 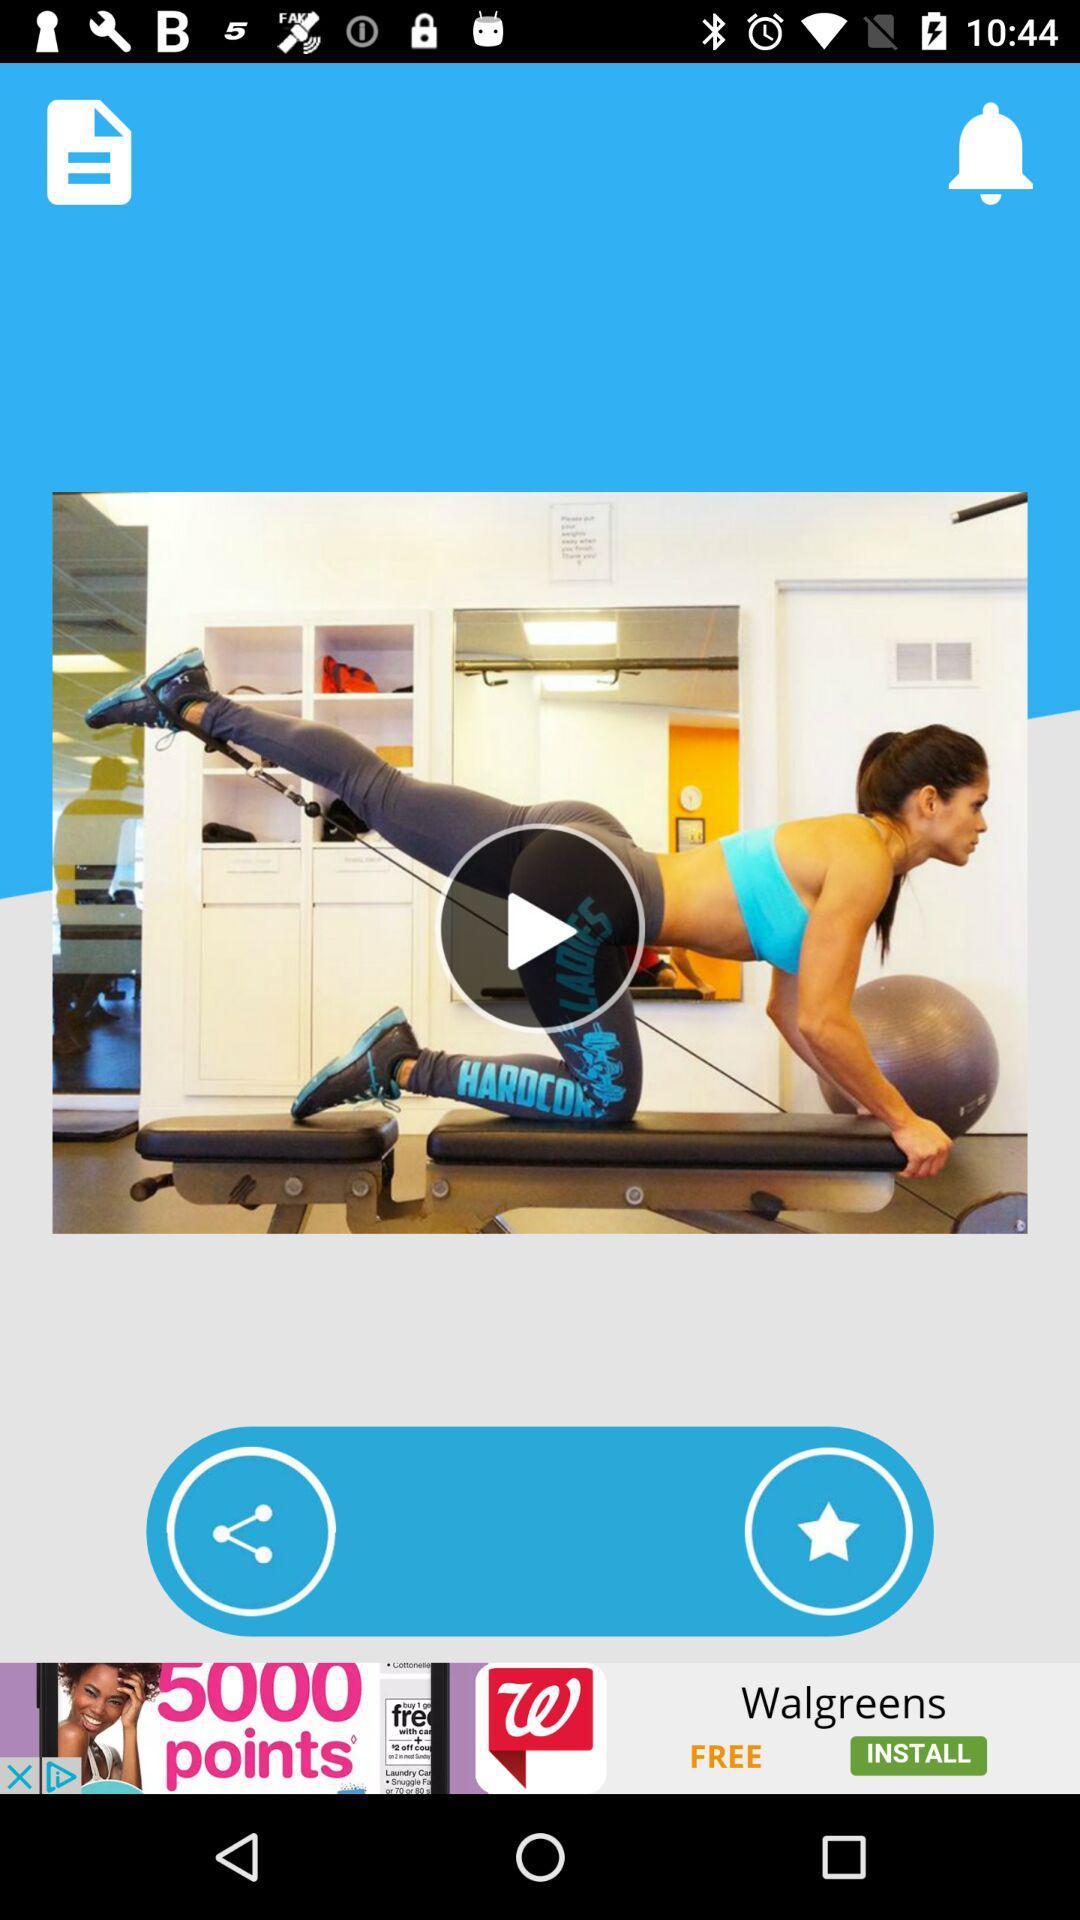 What do you see at coordinates (540, 927) in the screenshot?
I see `video` at bounding box center [540, 927].